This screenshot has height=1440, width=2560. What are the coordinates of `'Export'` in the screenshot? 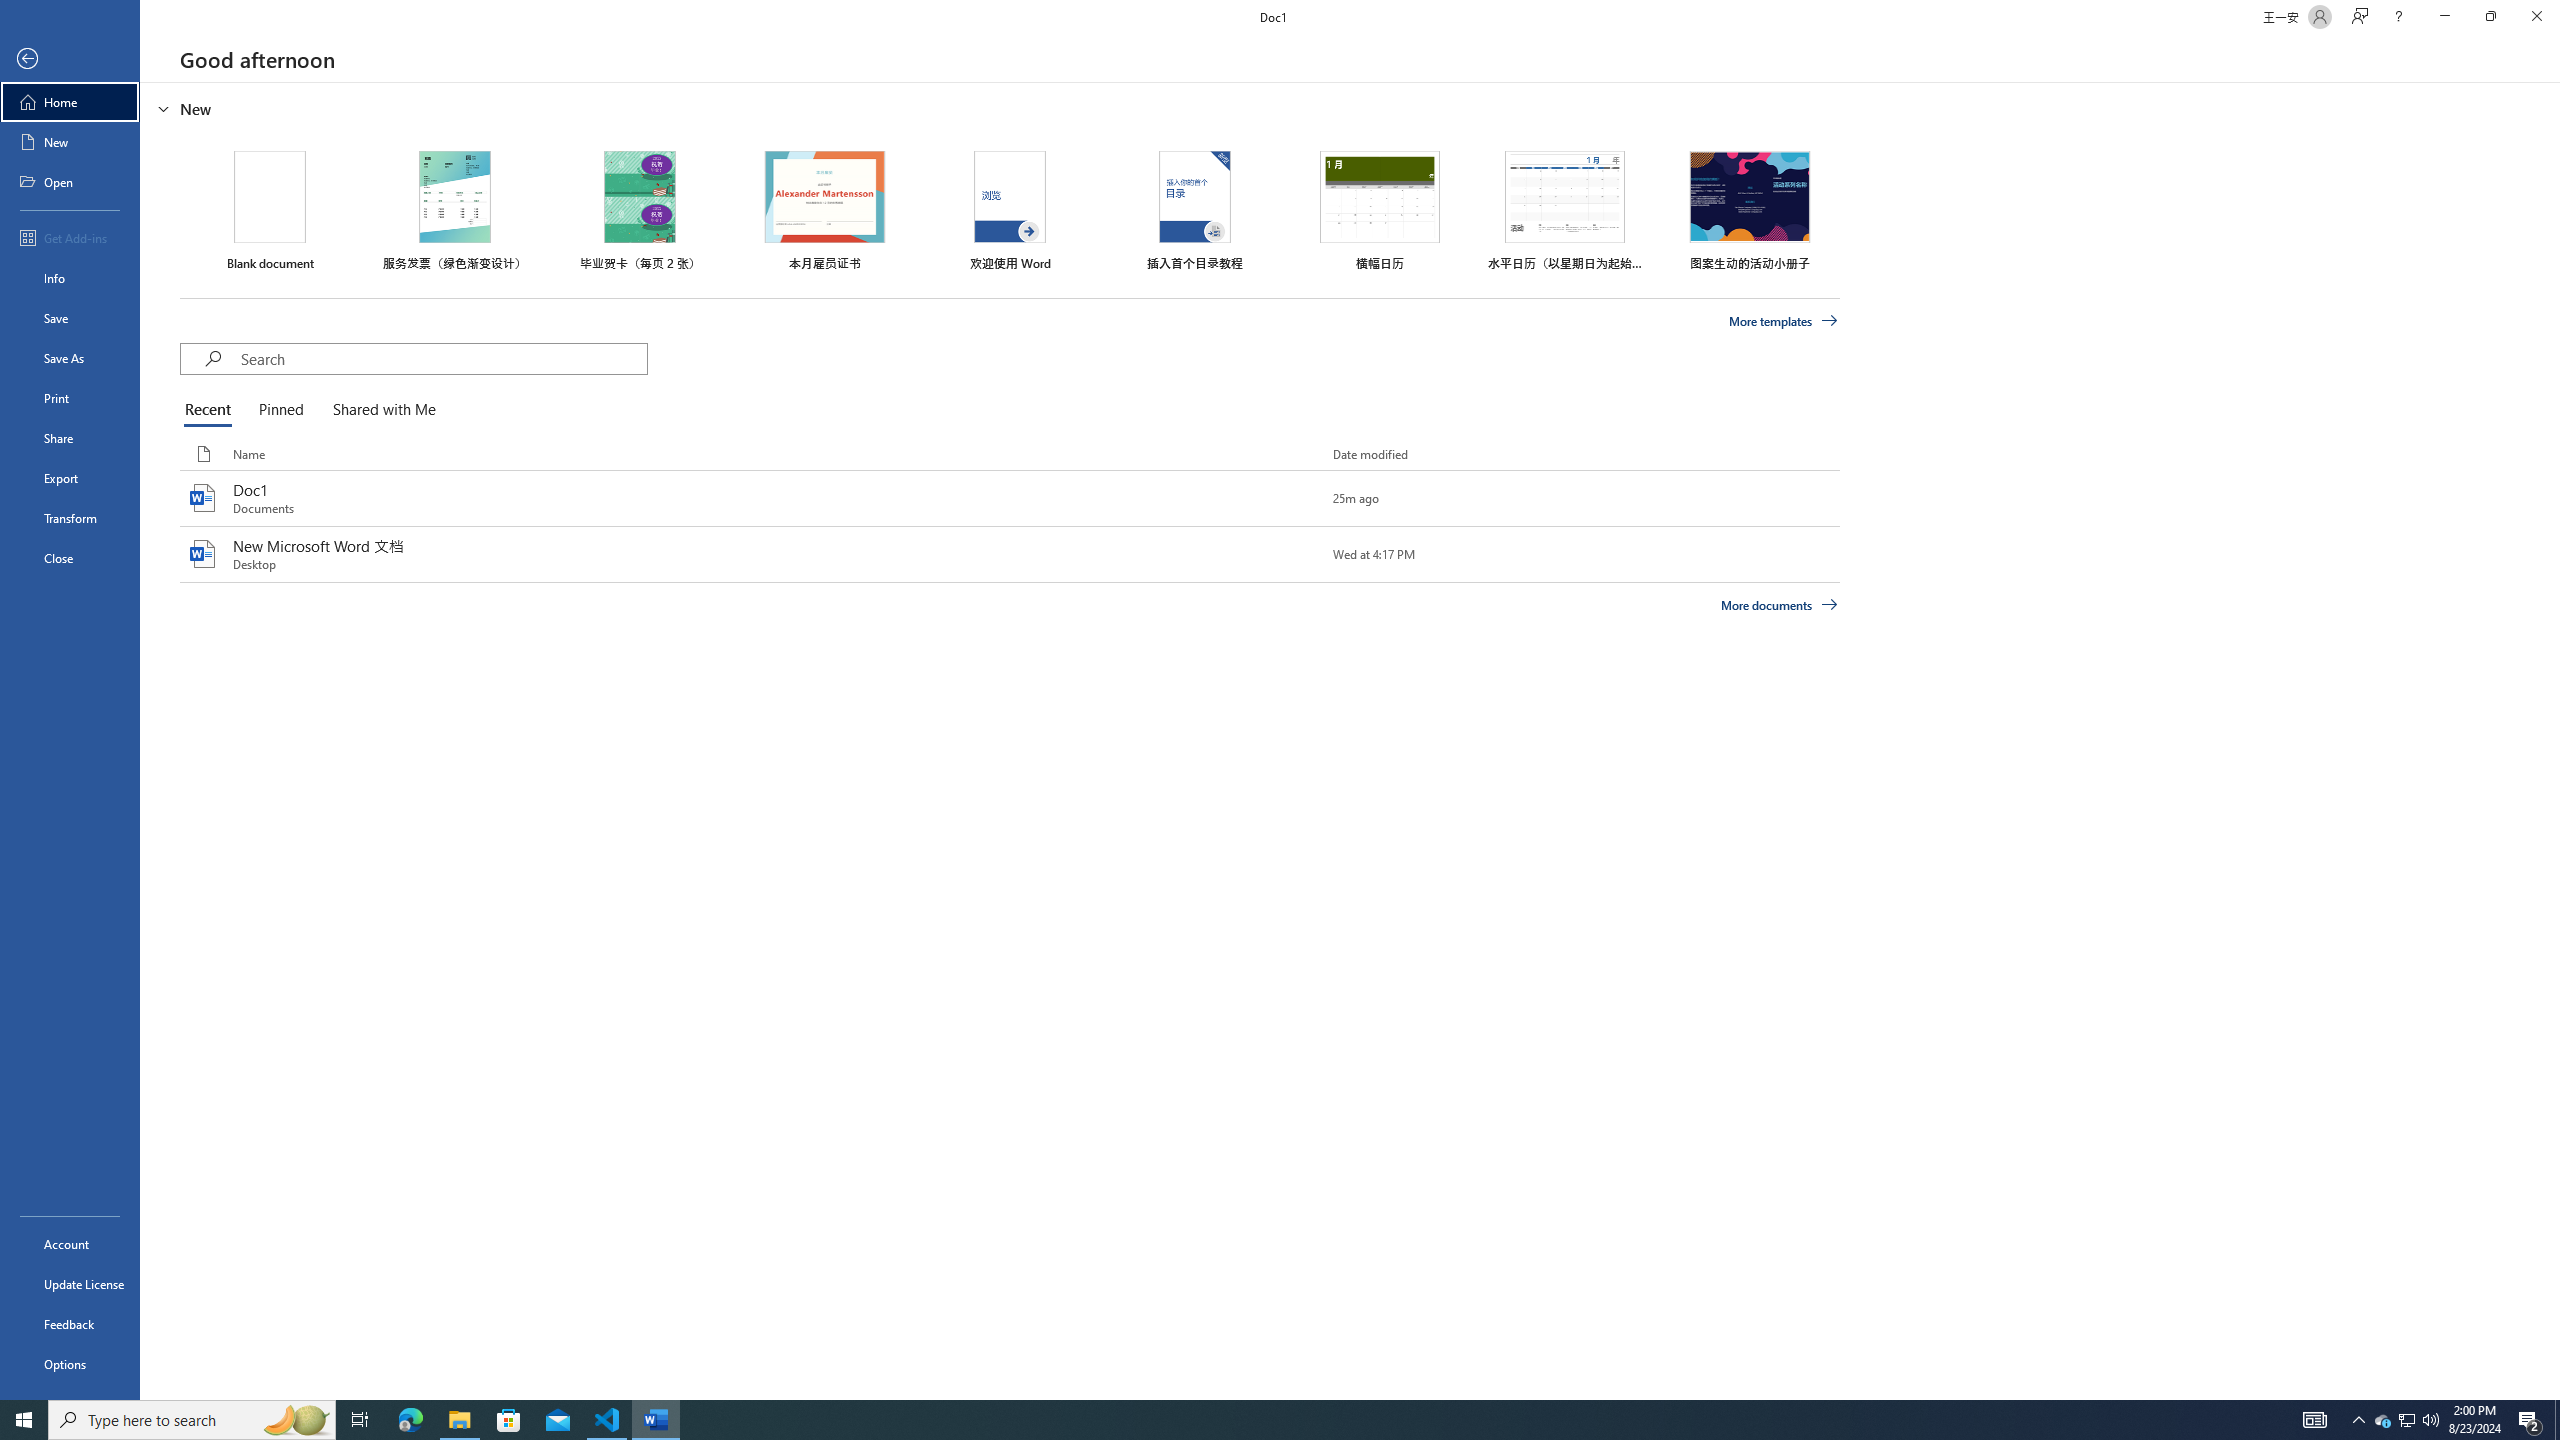 It's located at (69, 478).